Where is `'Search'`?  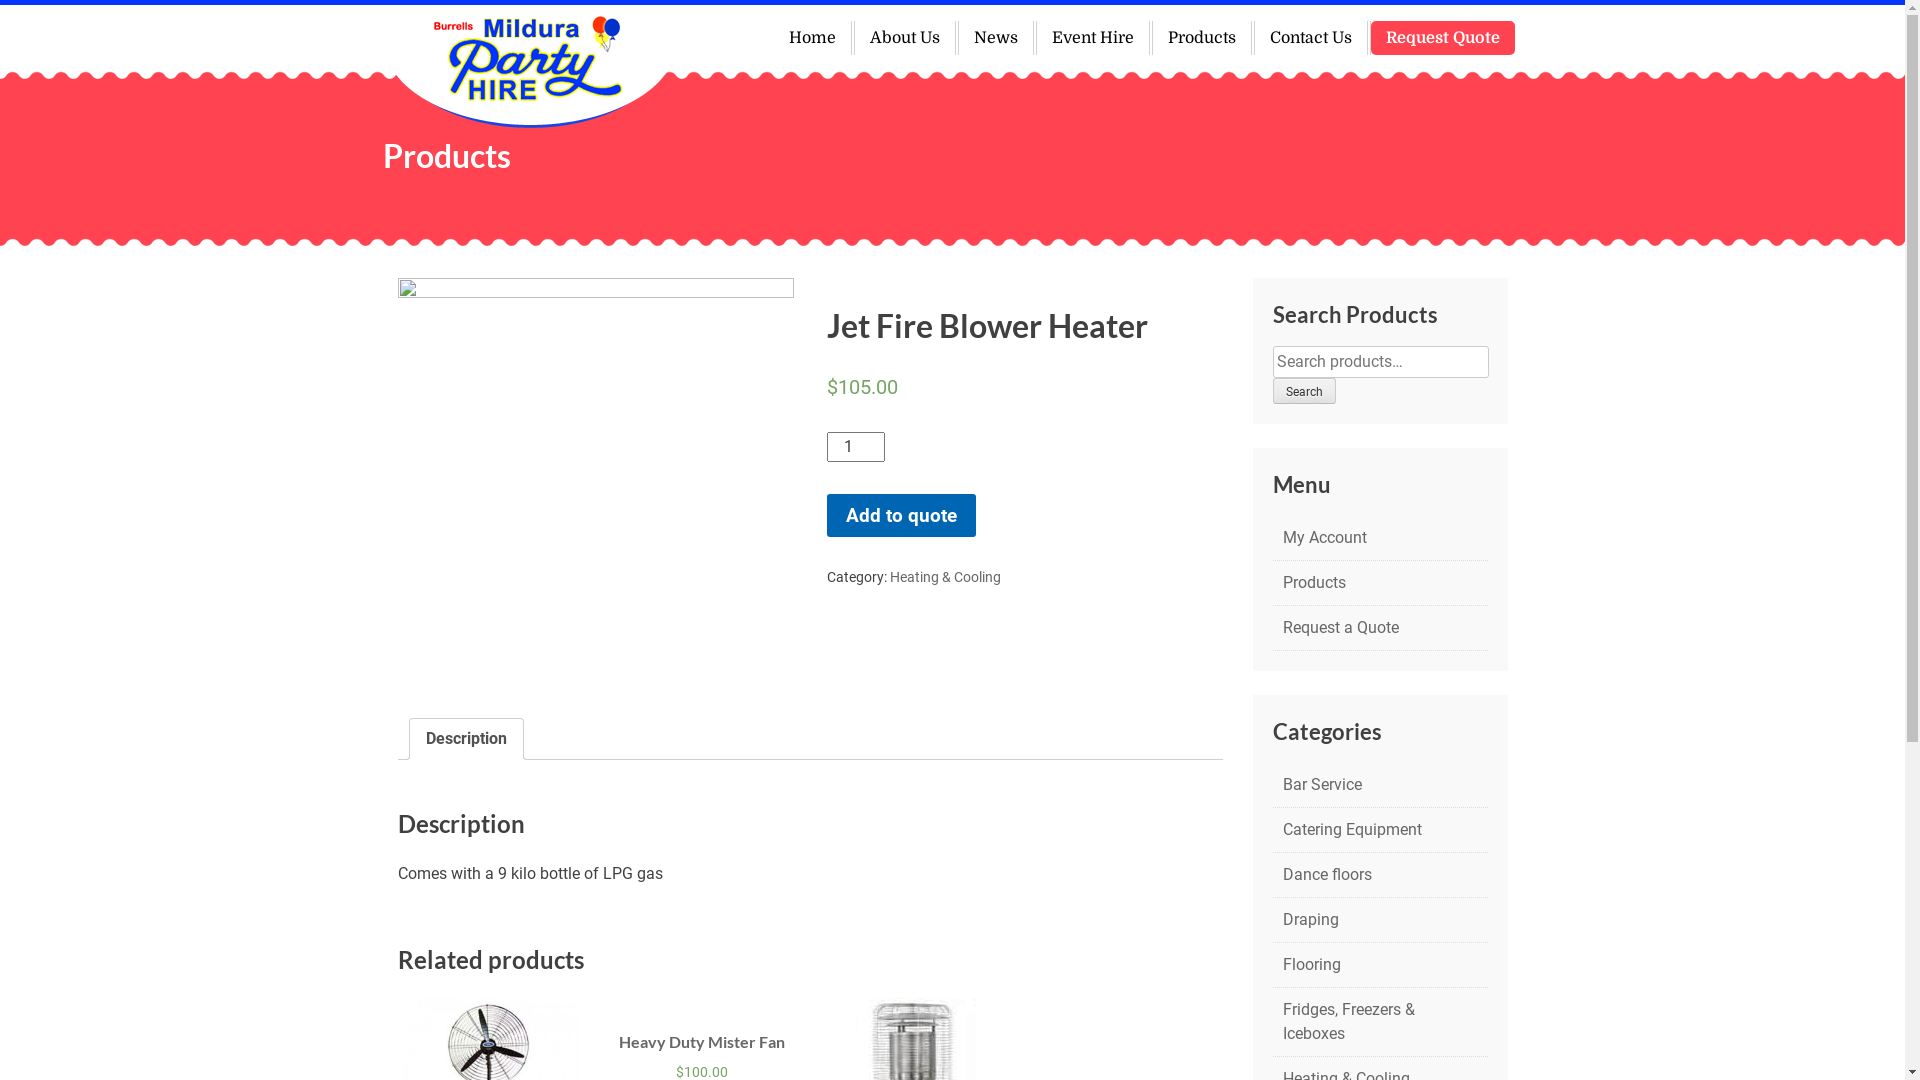
'Search' is located at coordinates (1303, 390).